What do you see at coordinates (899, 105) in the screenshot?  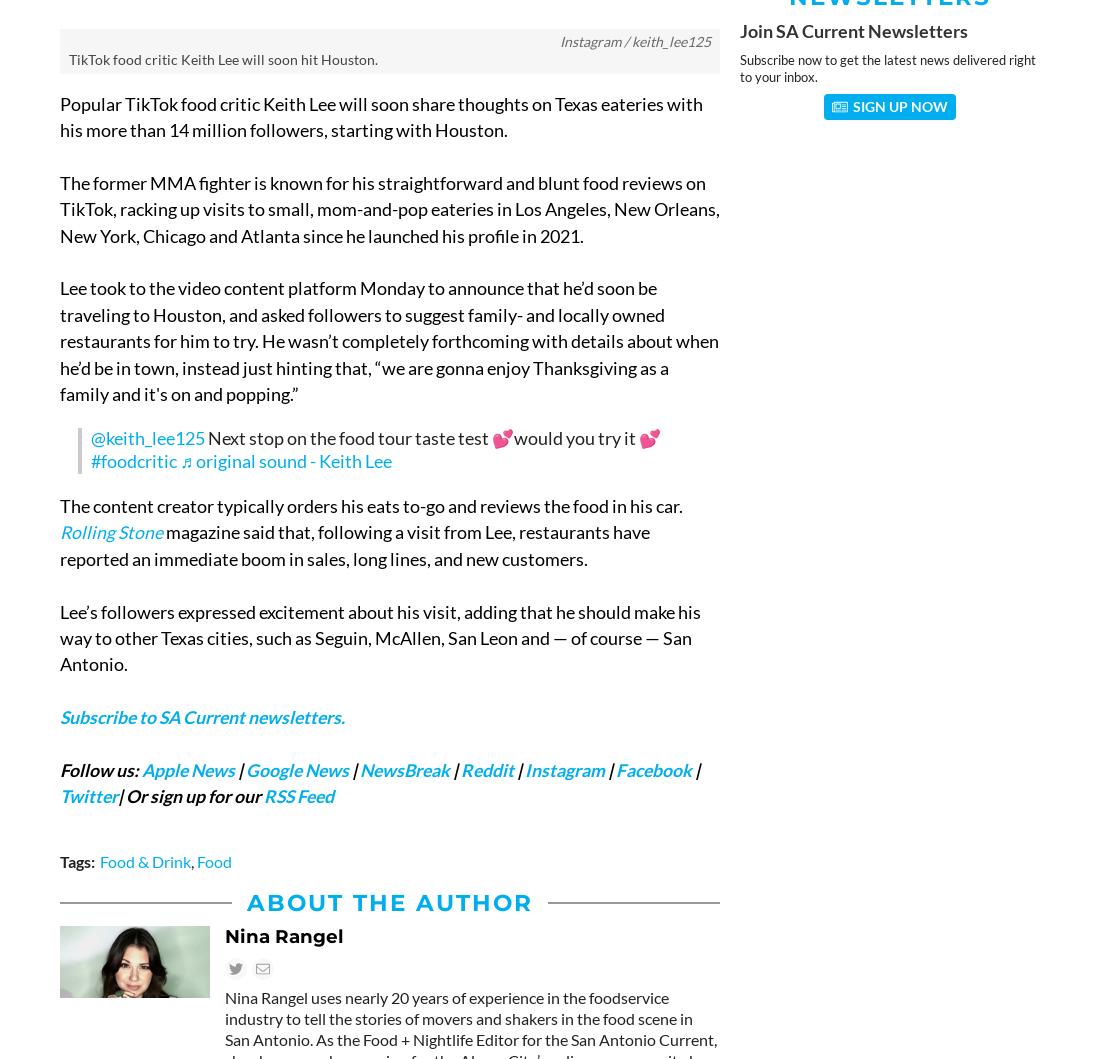 I see `'Sign Up Now'` at bounding box center [899, 105].